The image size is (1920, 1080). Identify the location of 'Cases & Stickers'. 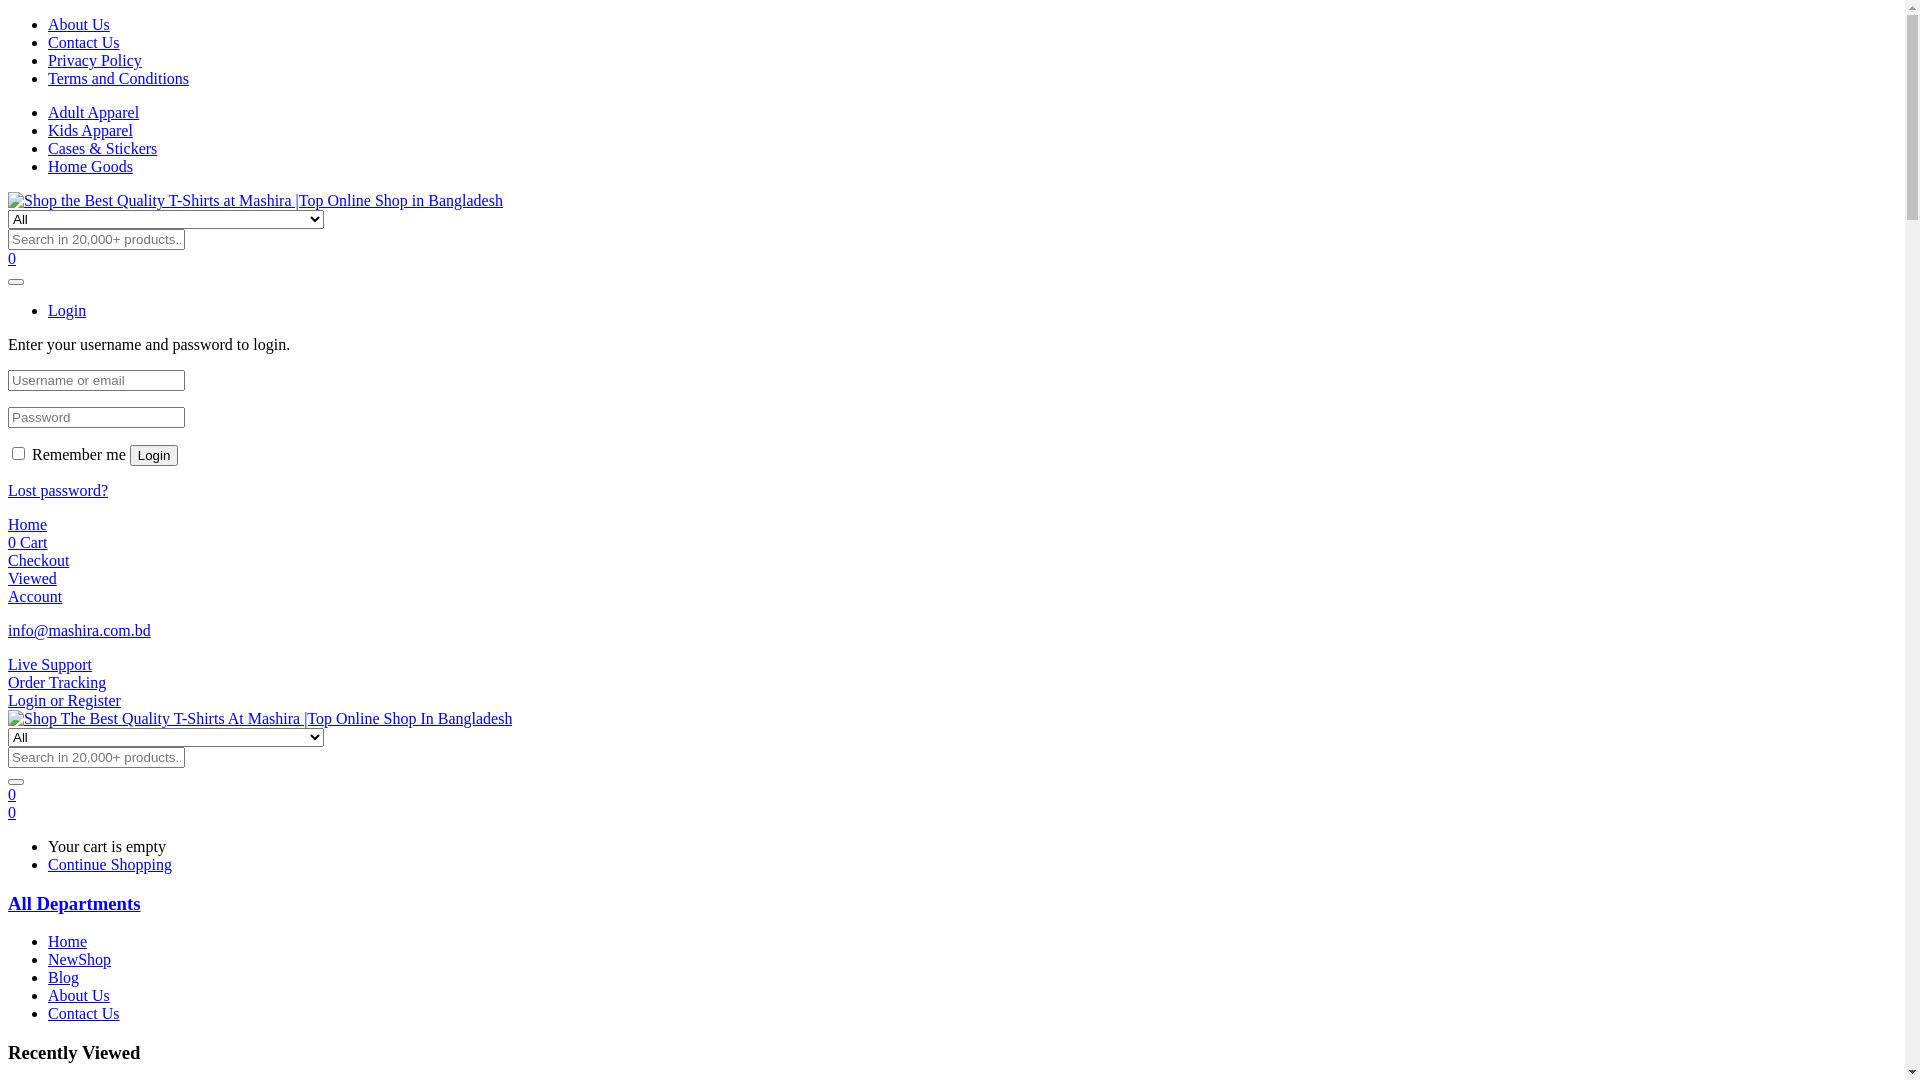
(48, 147).